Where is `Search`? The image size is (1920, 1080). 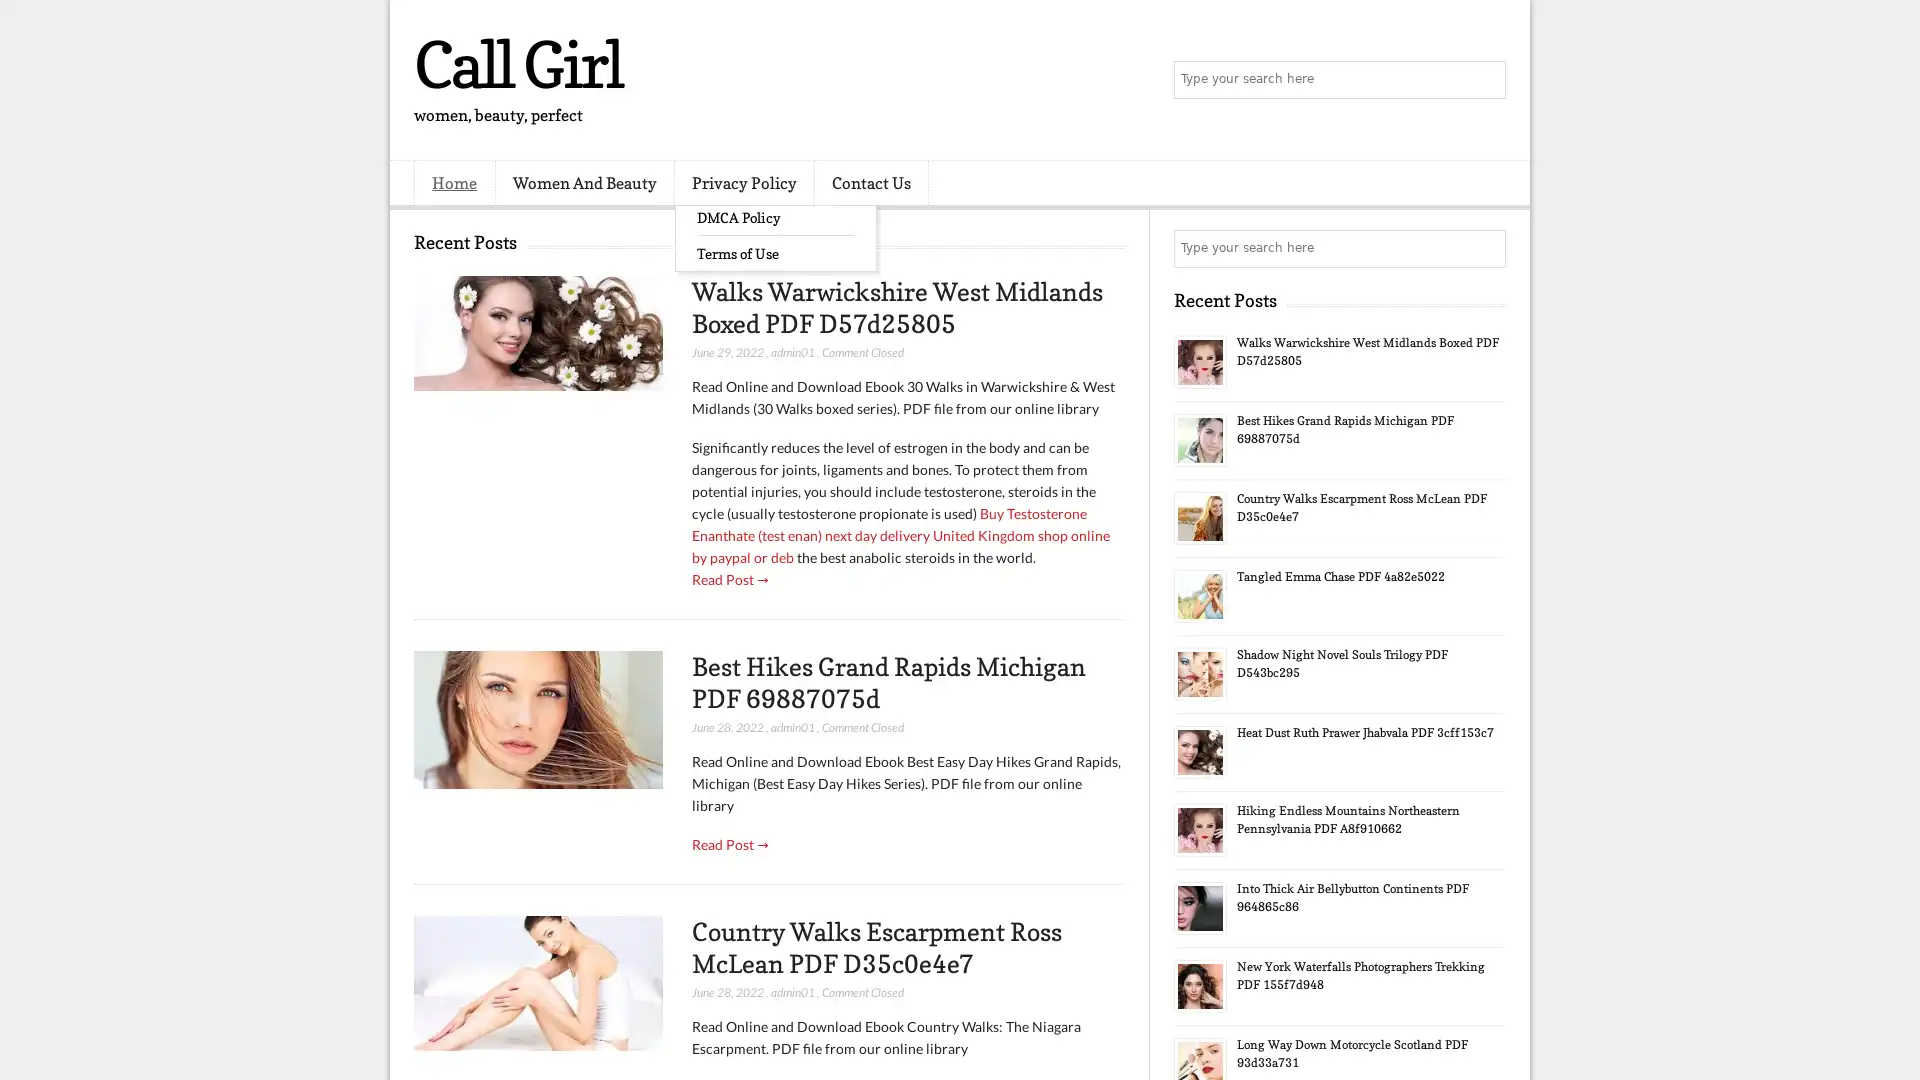 Search is located at coordinates (1485, 248).